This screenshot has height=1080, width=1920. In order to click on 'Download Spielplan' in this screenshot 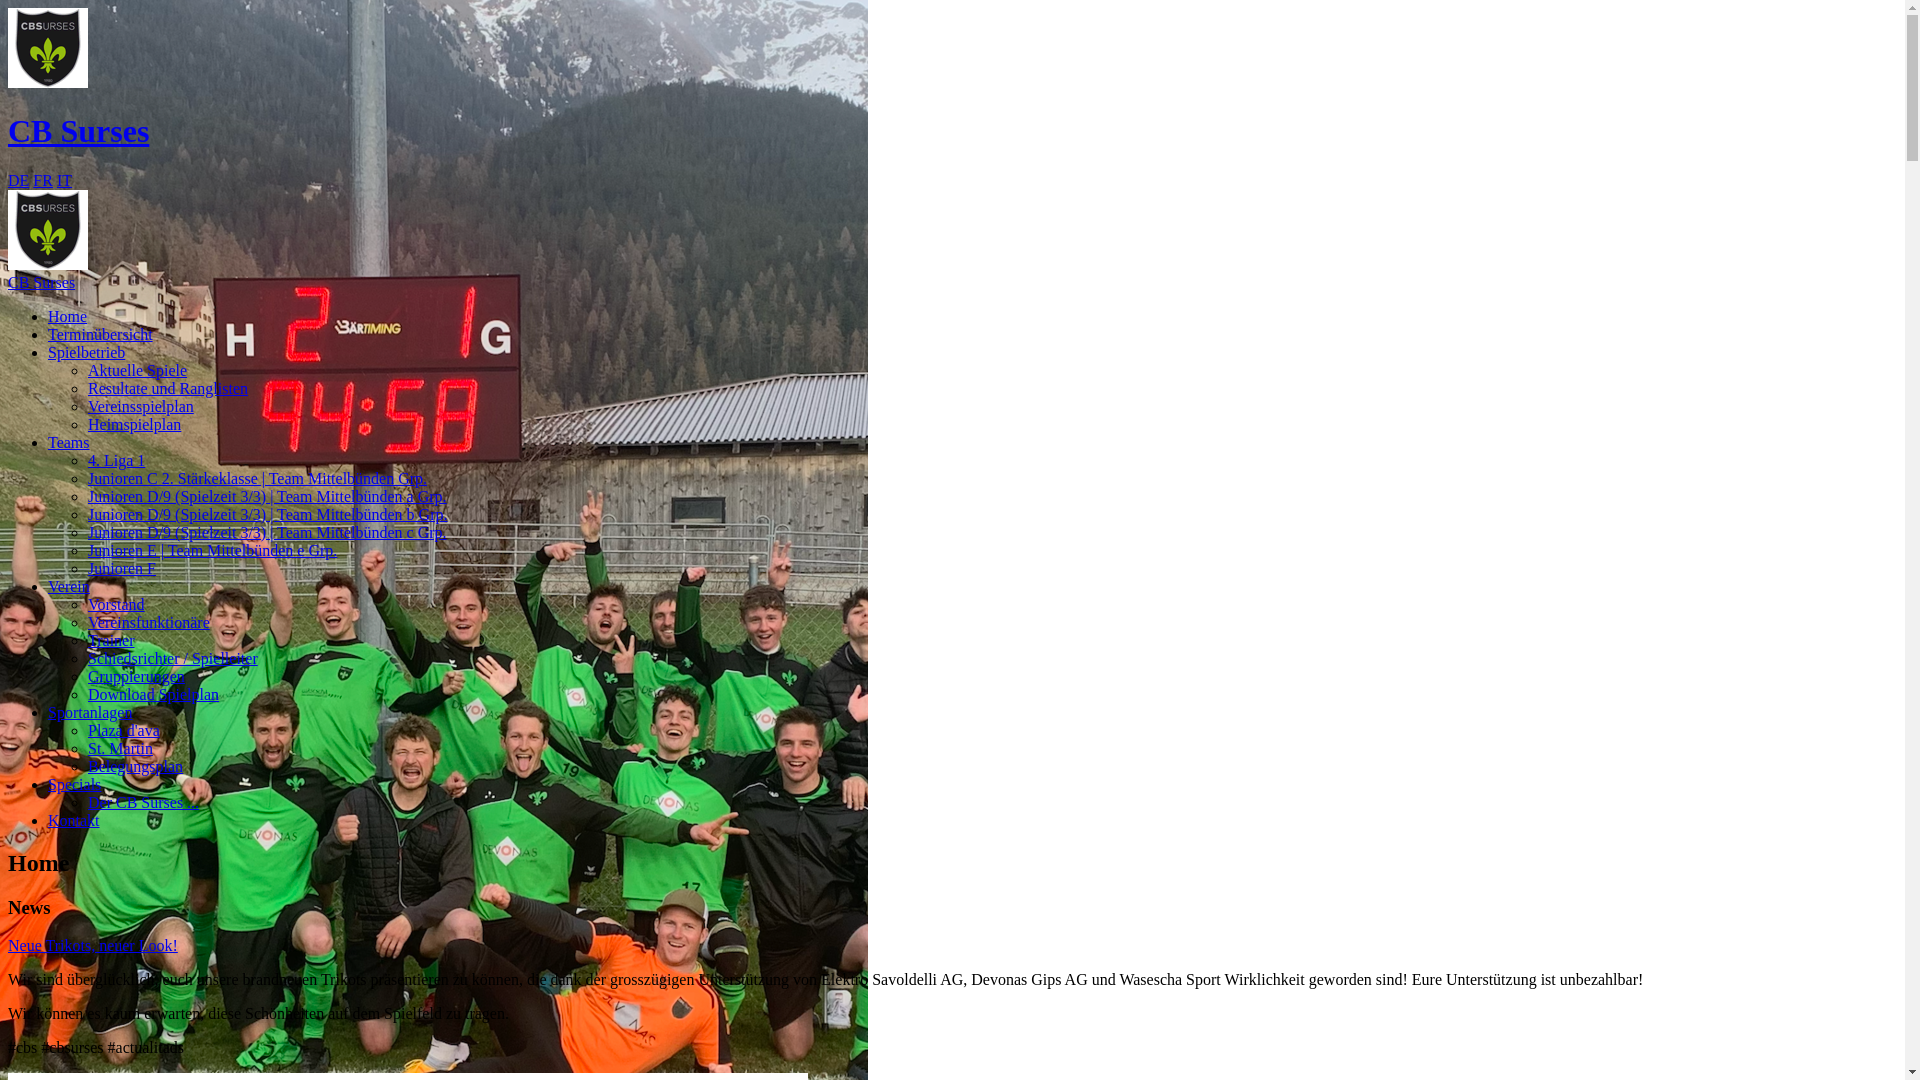, I will do `click(152, 693)`.